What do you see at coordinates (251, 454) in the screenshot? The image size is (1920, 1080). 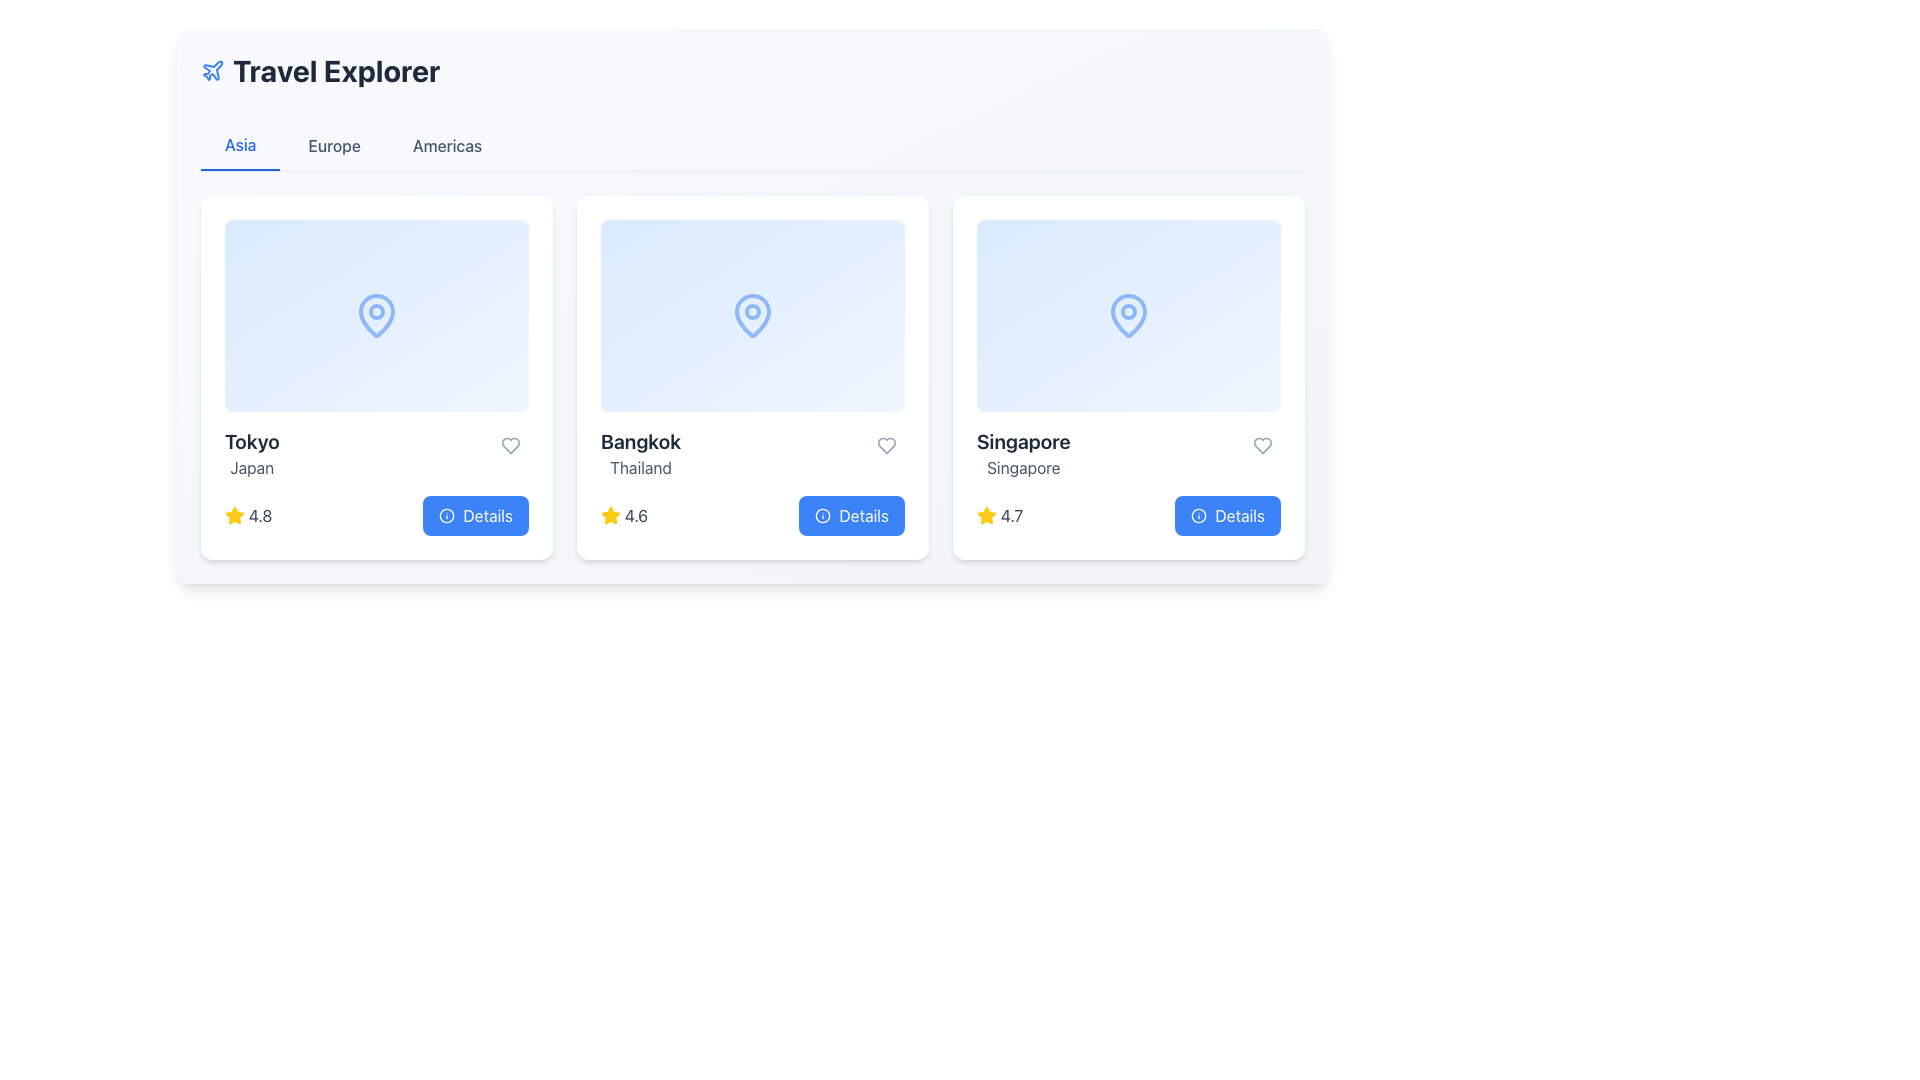 I see `the informational text element that displays 'Tokyo' and 'Japan', located in the first card under the 'Asia' tab in the 'Travel Explorer' section` at bounding box center [251, 454].